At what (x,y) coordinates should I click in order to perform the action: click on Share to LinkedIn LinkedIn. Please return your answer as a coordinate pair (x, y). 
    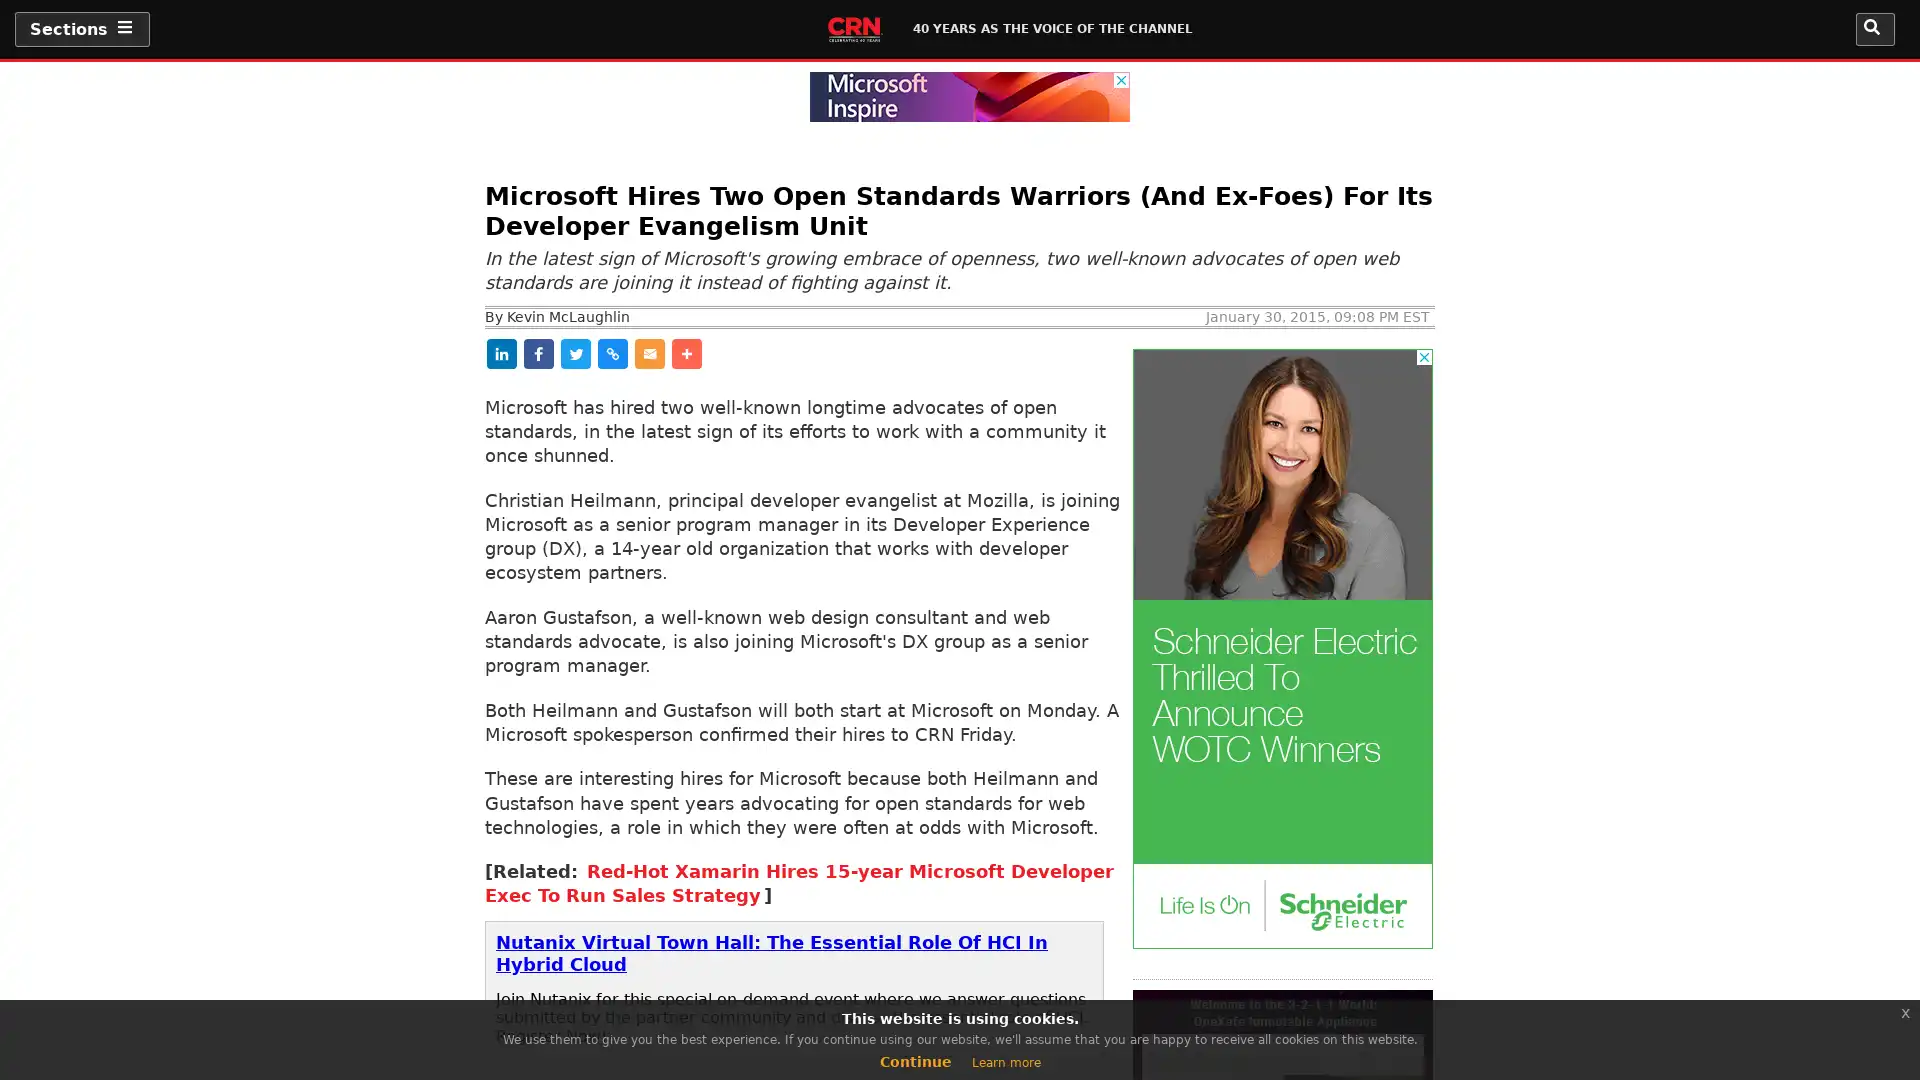
    Looking at the image, I should click on (534, 352).